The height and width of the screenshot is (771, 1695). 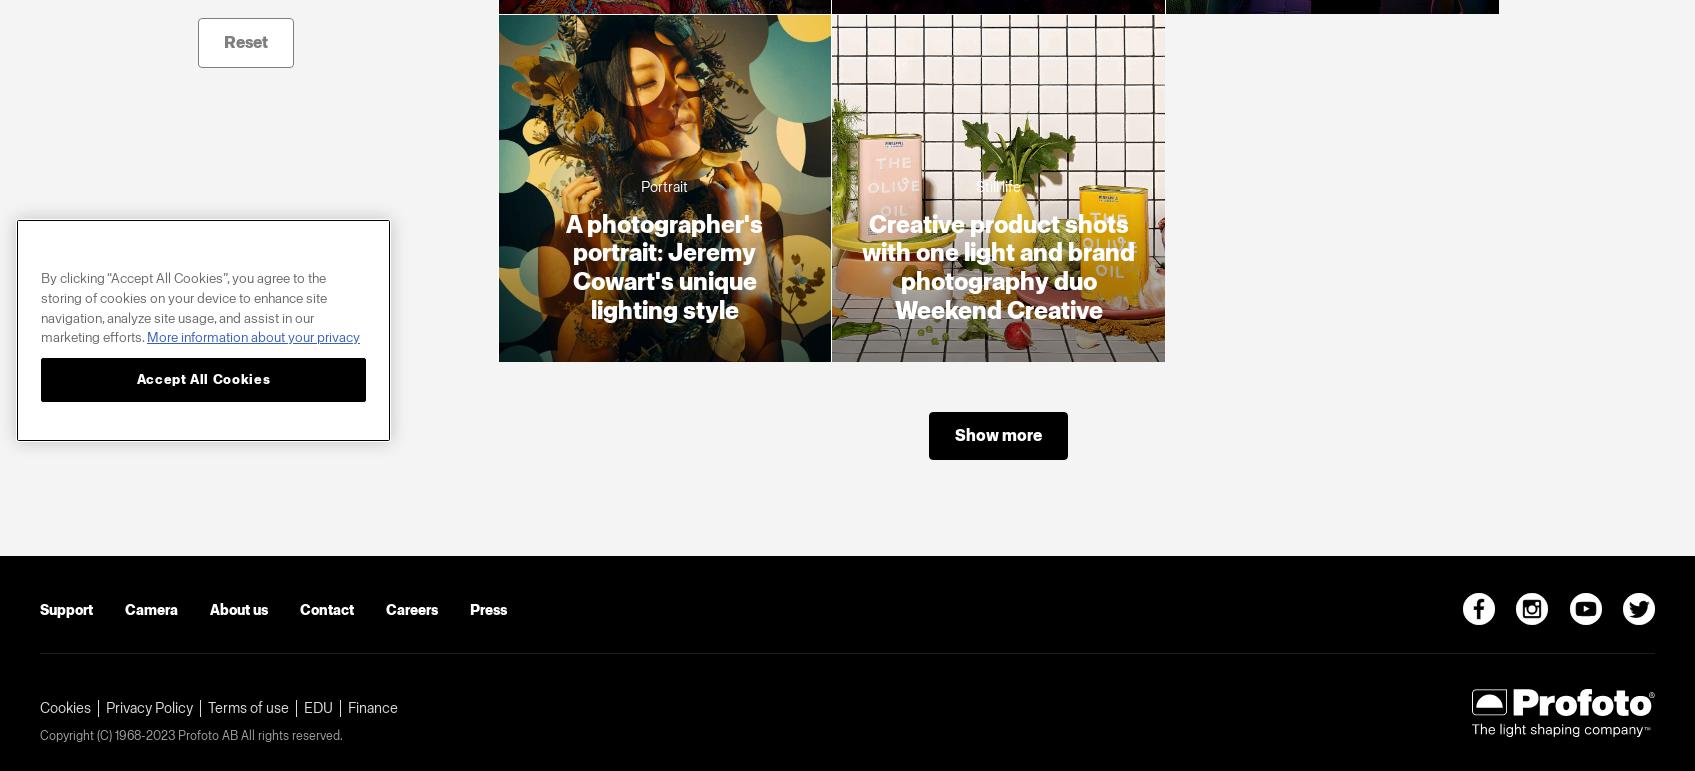 I want to click on 'Contact', so click(x=300, y=609).